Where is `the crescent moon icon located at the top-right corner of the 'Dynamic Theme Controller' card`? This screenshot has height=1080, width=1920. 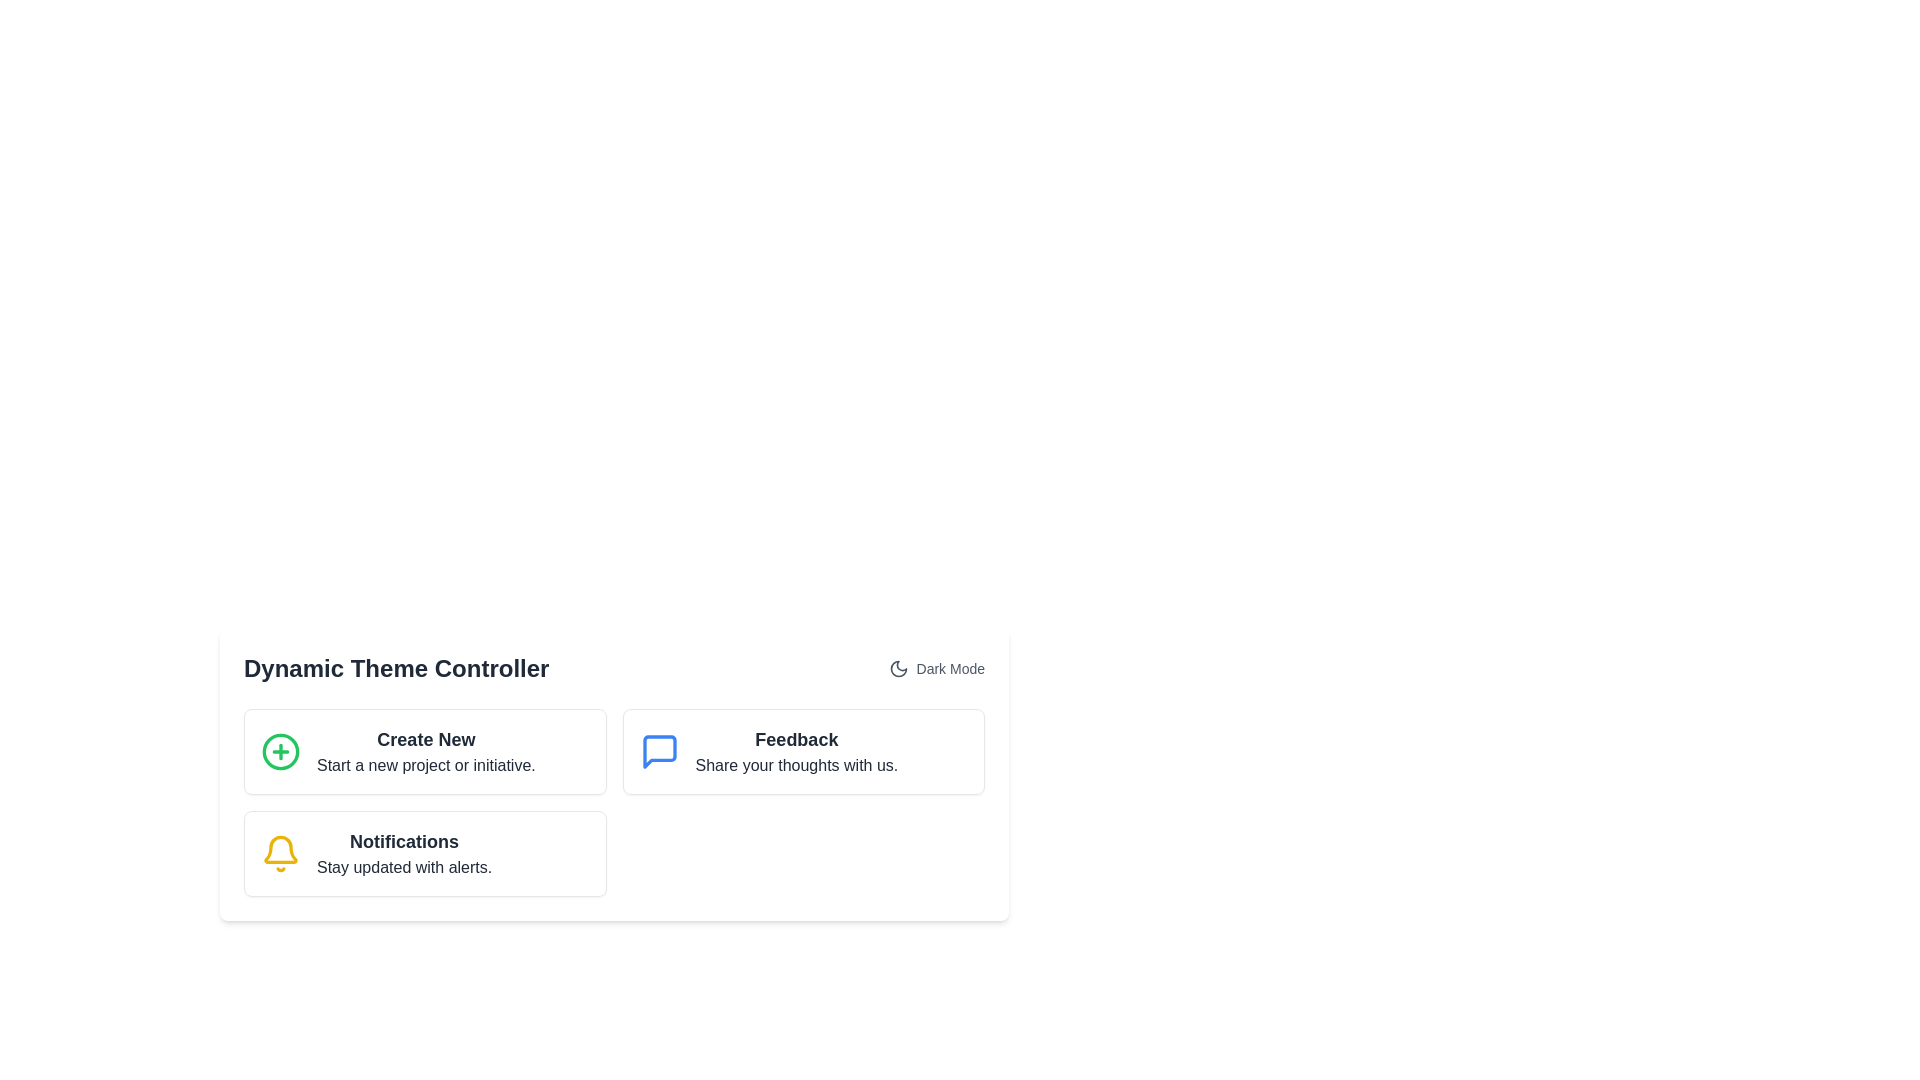
the crescent moon icon located at the top-right corner of the 'Dynamic Theme Controller' card is located at coordinates (897, 668).